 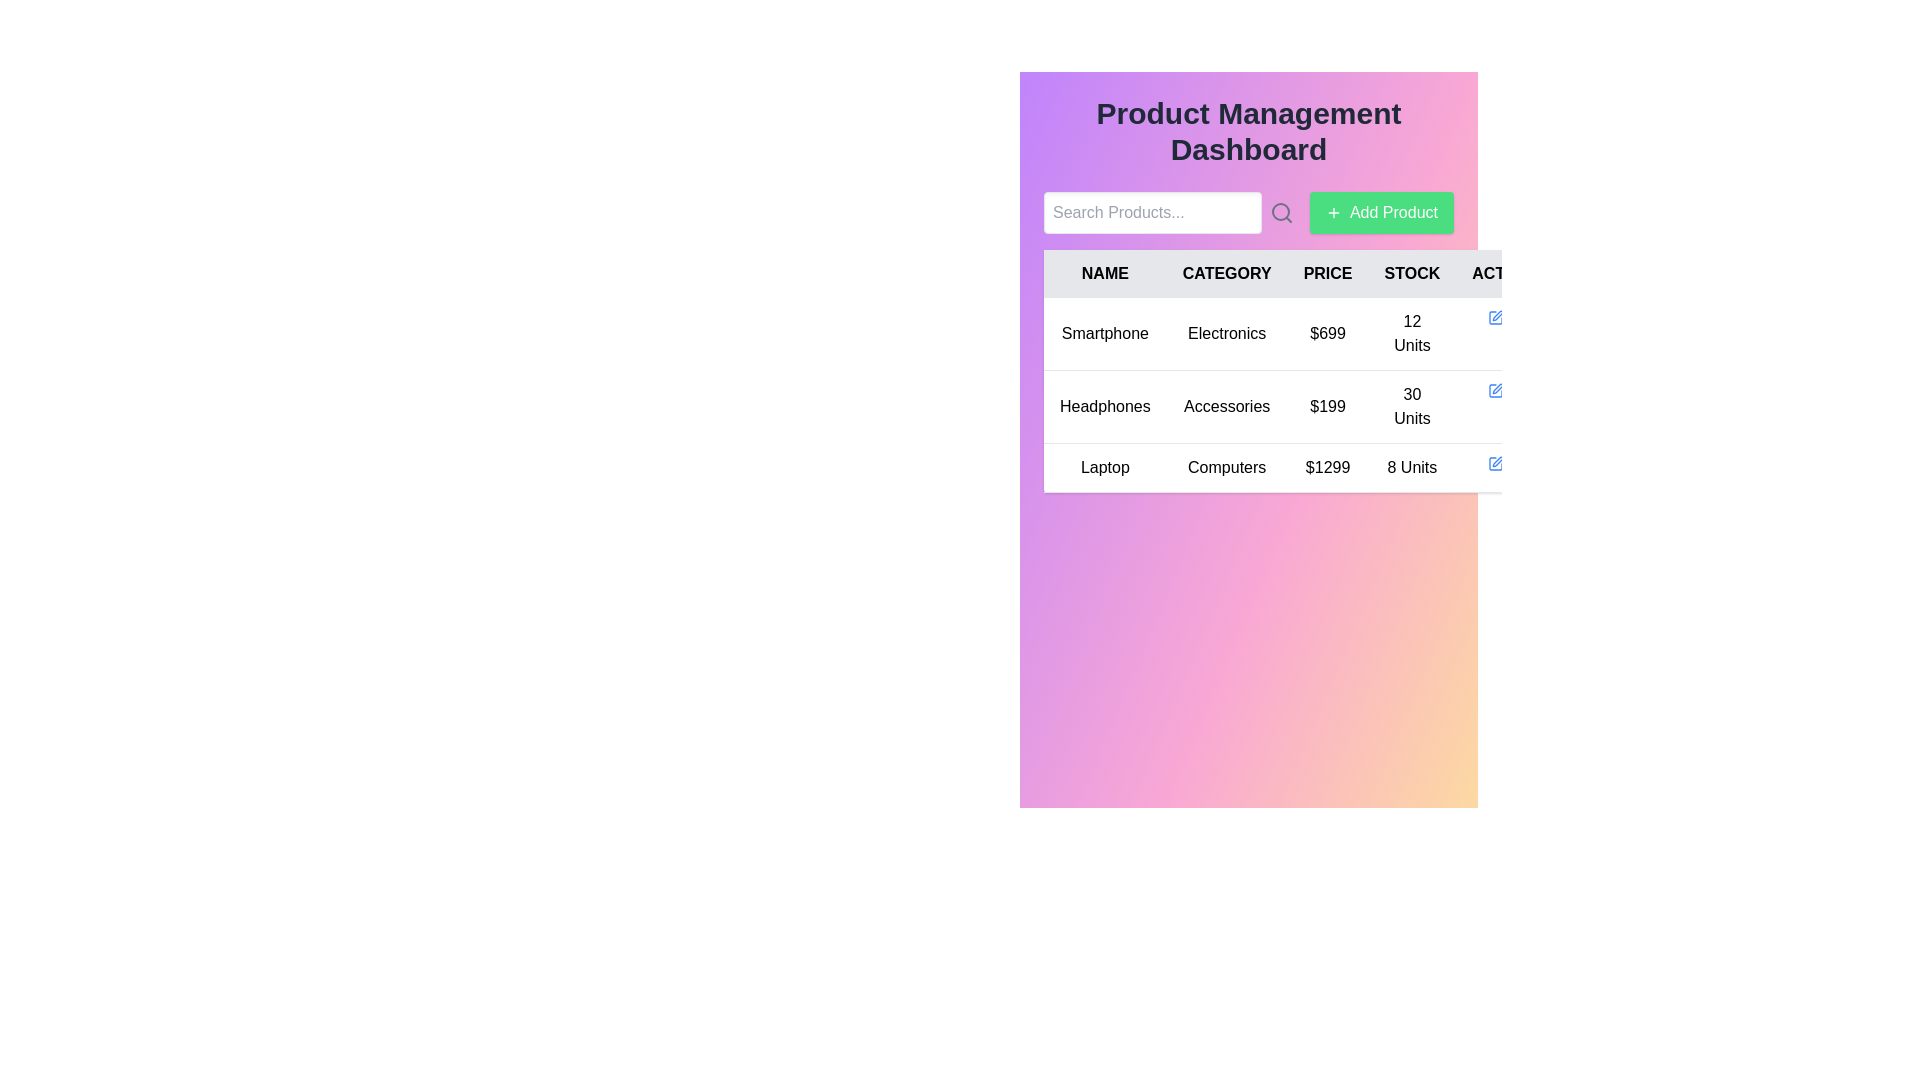 I want to click on the static text displaying the price value of the item 'Smartphone' in the 'Electronics' category, located in the third column of the first row in the product inventory table, so click(x=1328, y=333).